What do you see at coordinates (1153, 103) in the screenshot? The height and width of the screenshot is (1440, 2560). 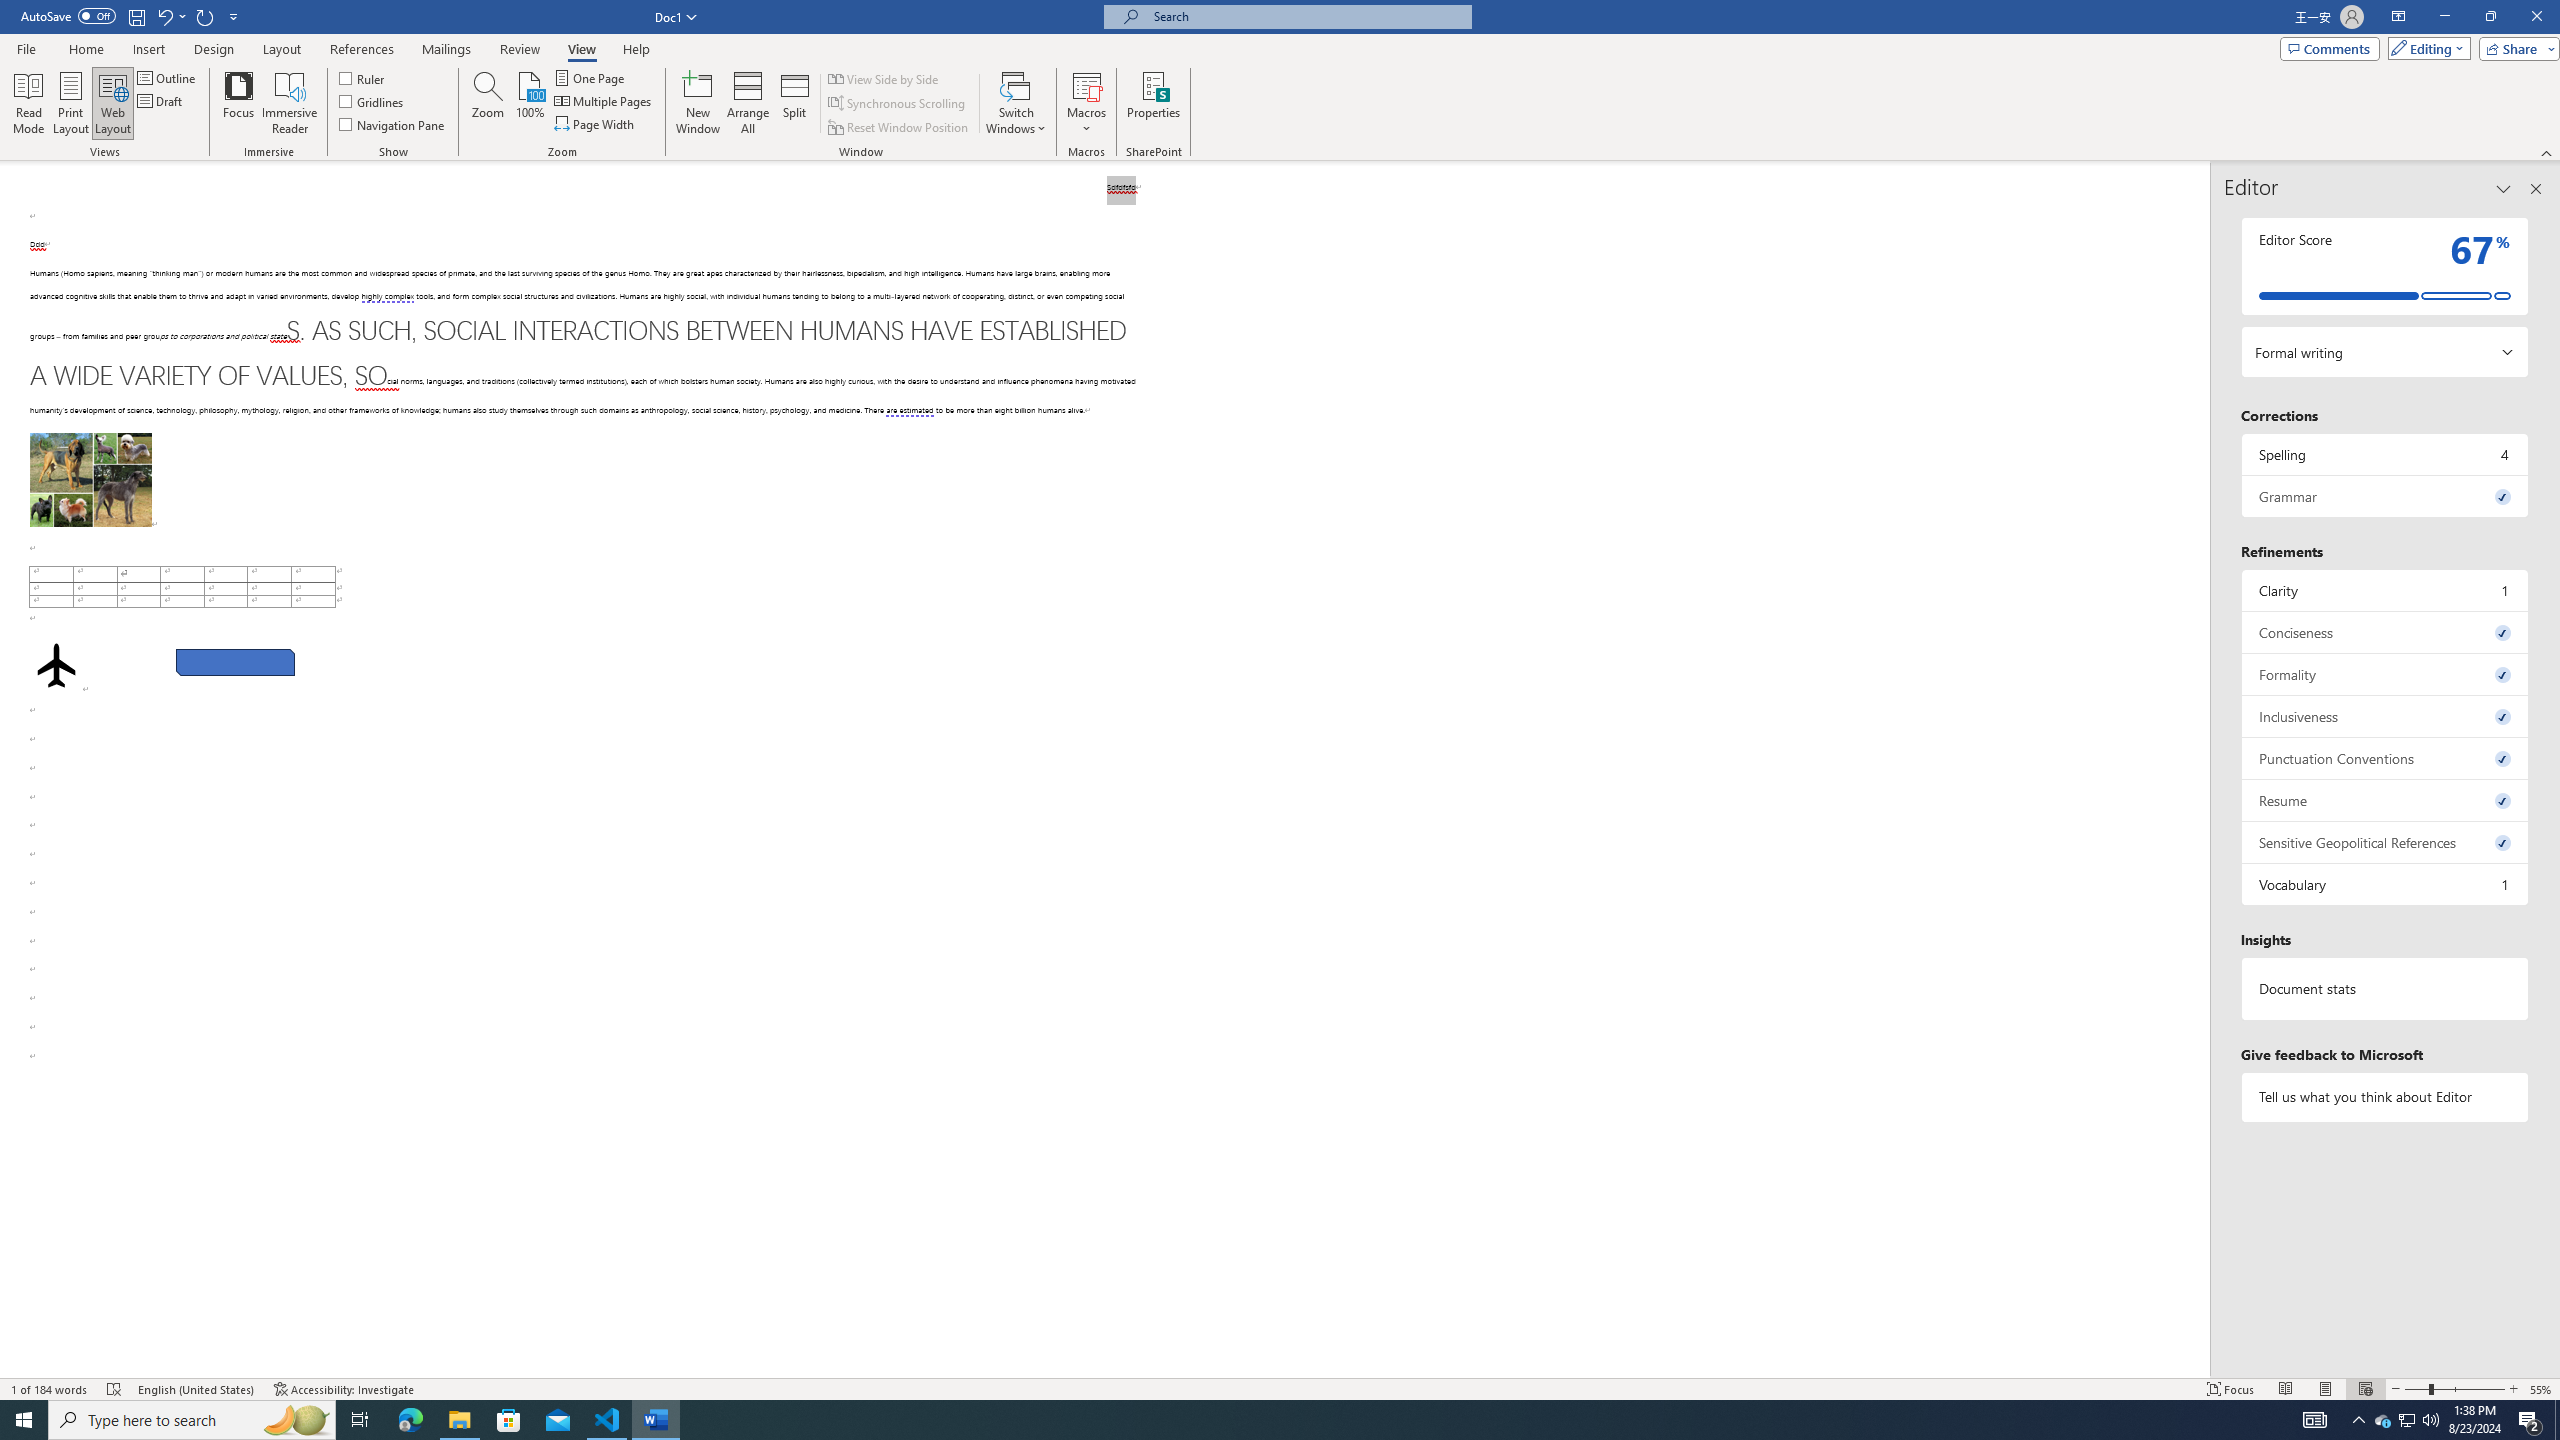 I see `'Properties'` at bounding box center [1153, 103].